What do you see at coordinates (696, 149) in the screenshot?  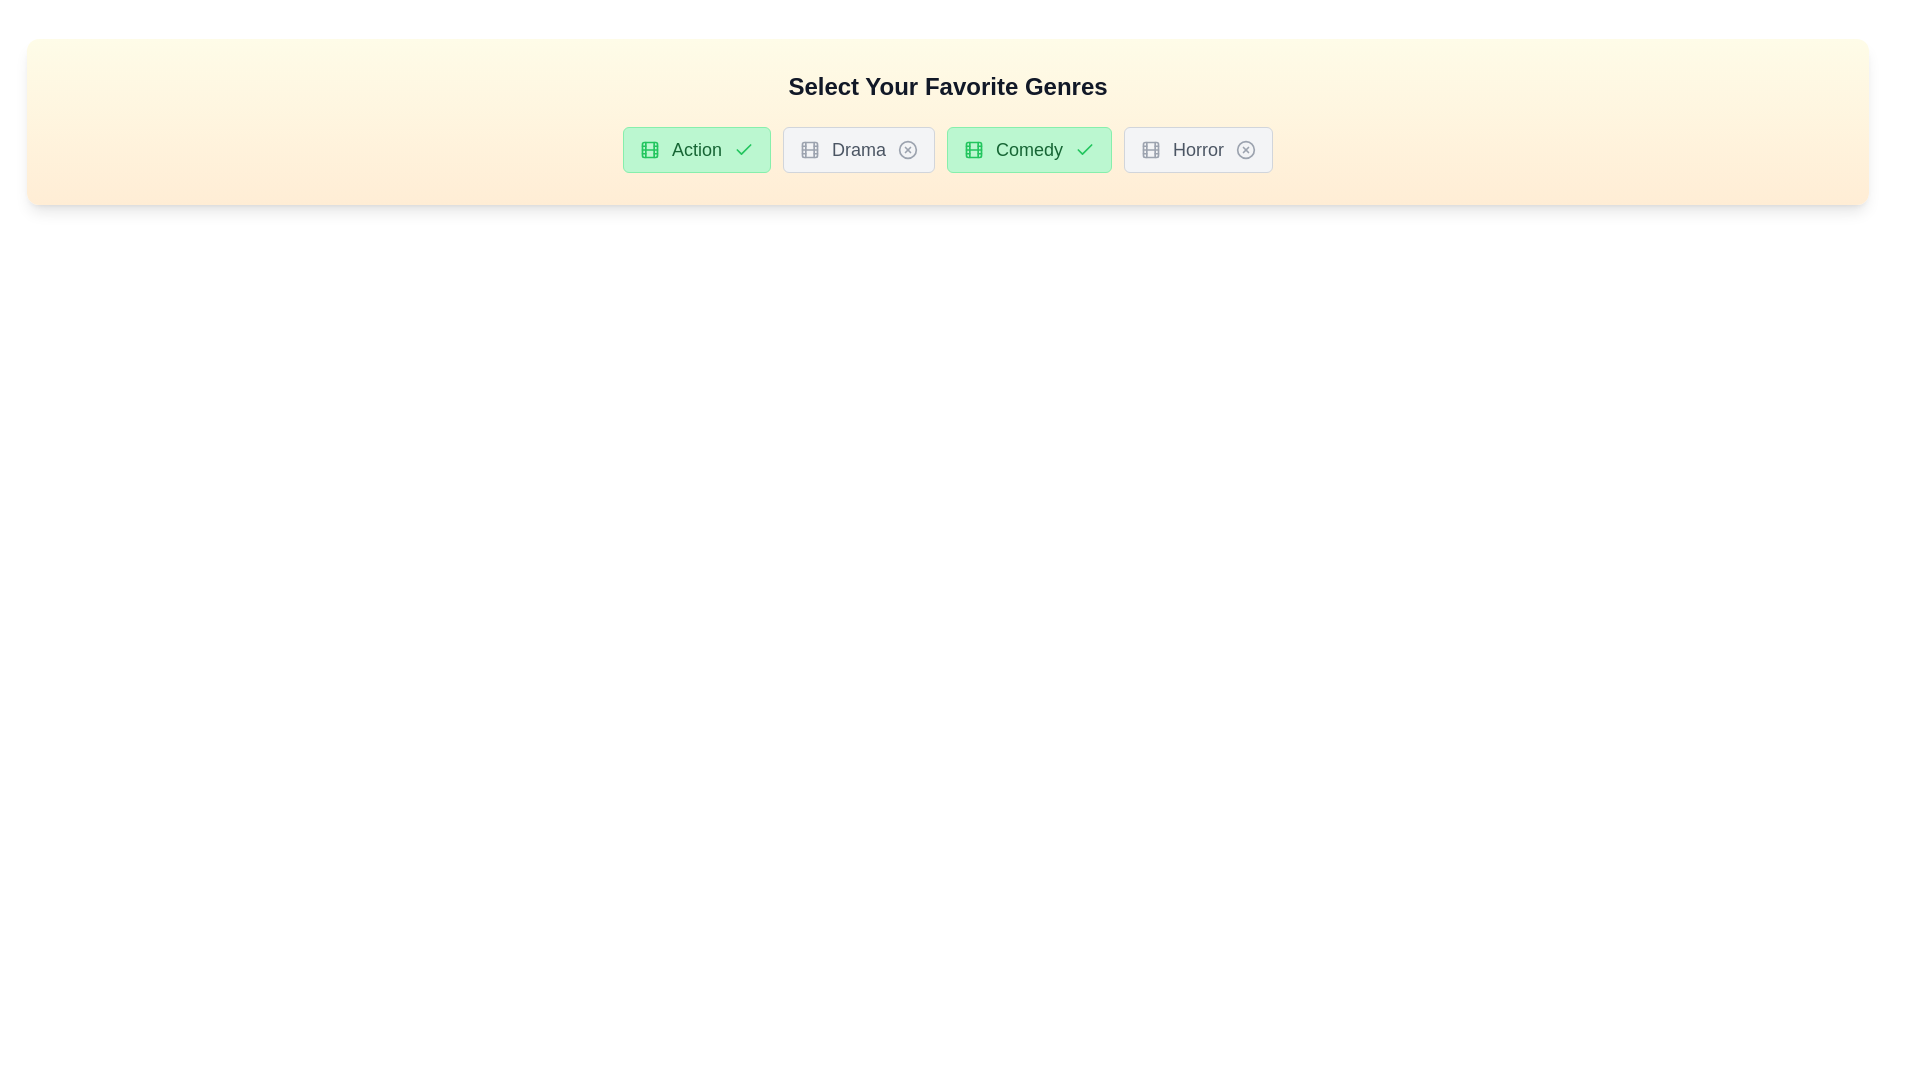 I see `the genre Action` at bounding box center [696, 149].